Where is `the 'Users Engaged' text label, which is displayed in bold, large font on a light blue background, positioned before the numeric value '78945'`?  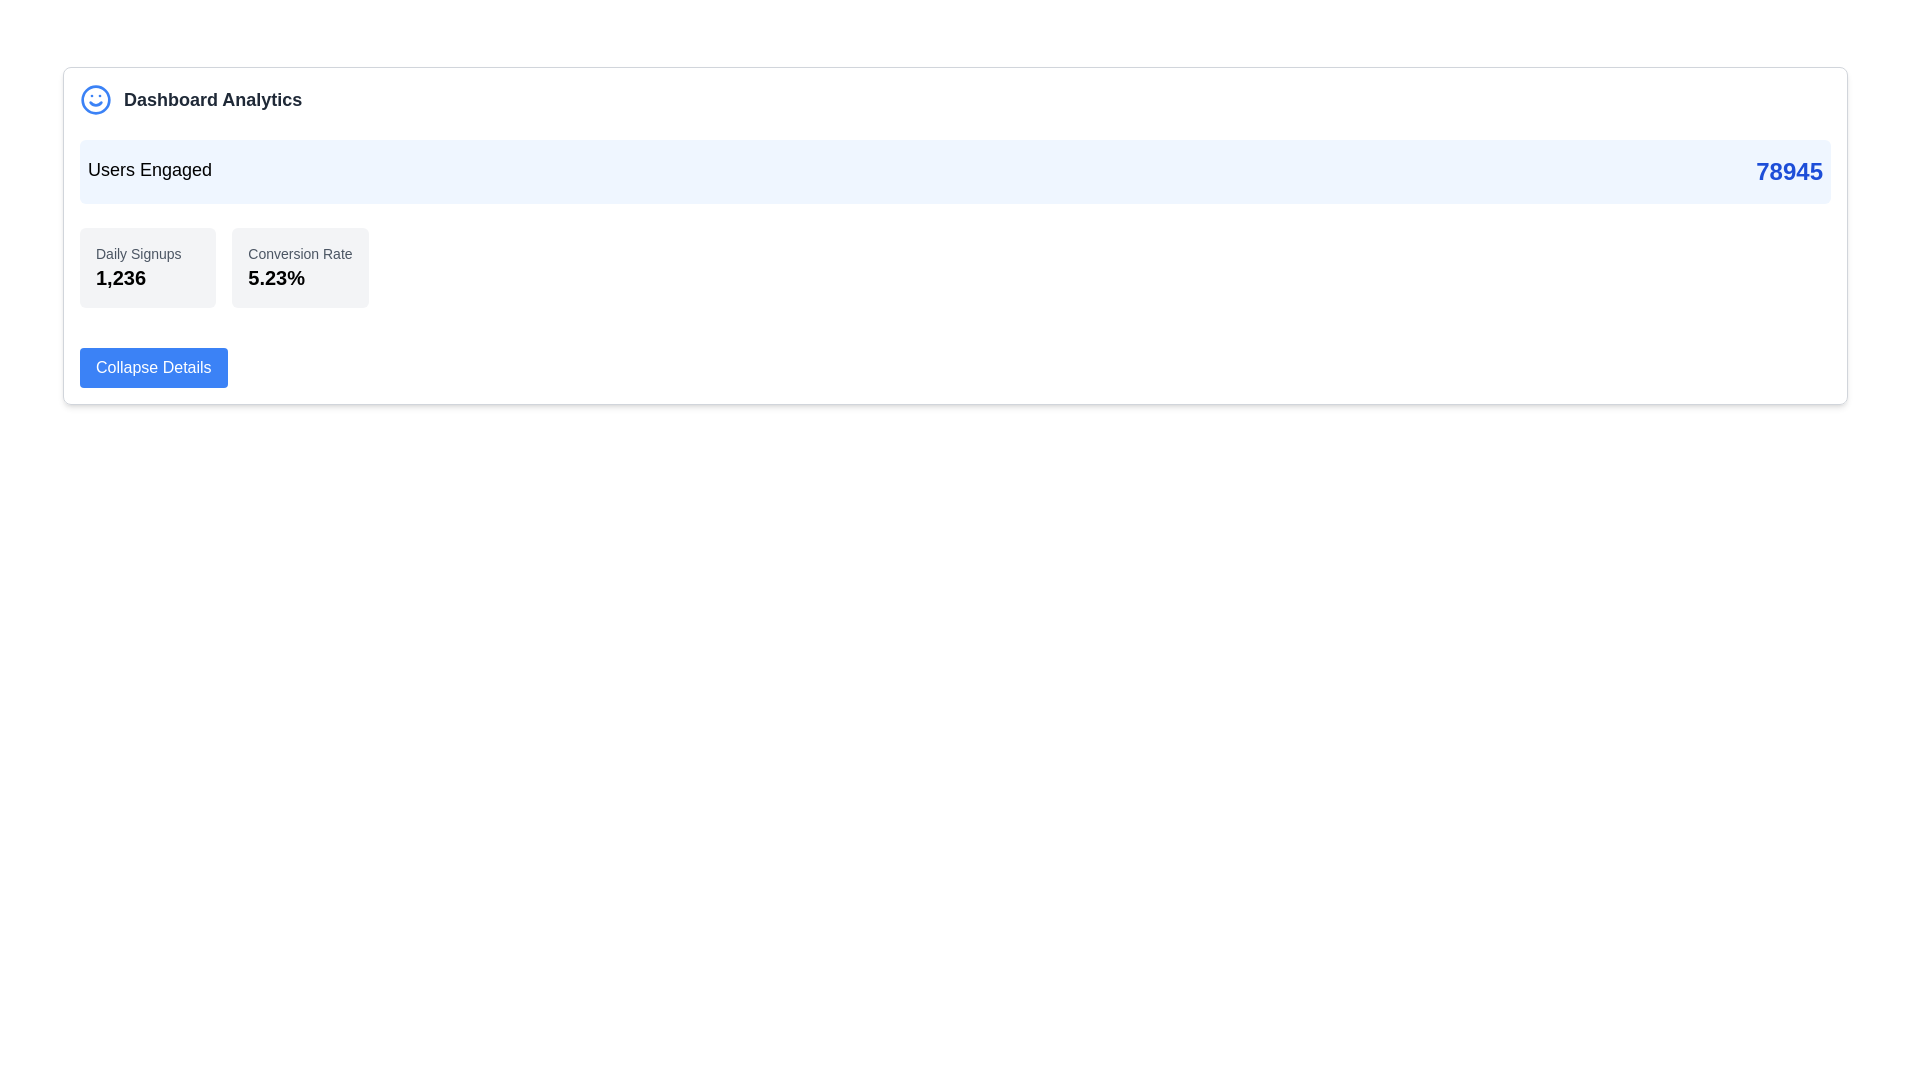 the 'Users Engaged' text label, which is displayed in bold, large font on a light blue background, positioned before the numeric value '78945' is located at coordinates (148, 171).